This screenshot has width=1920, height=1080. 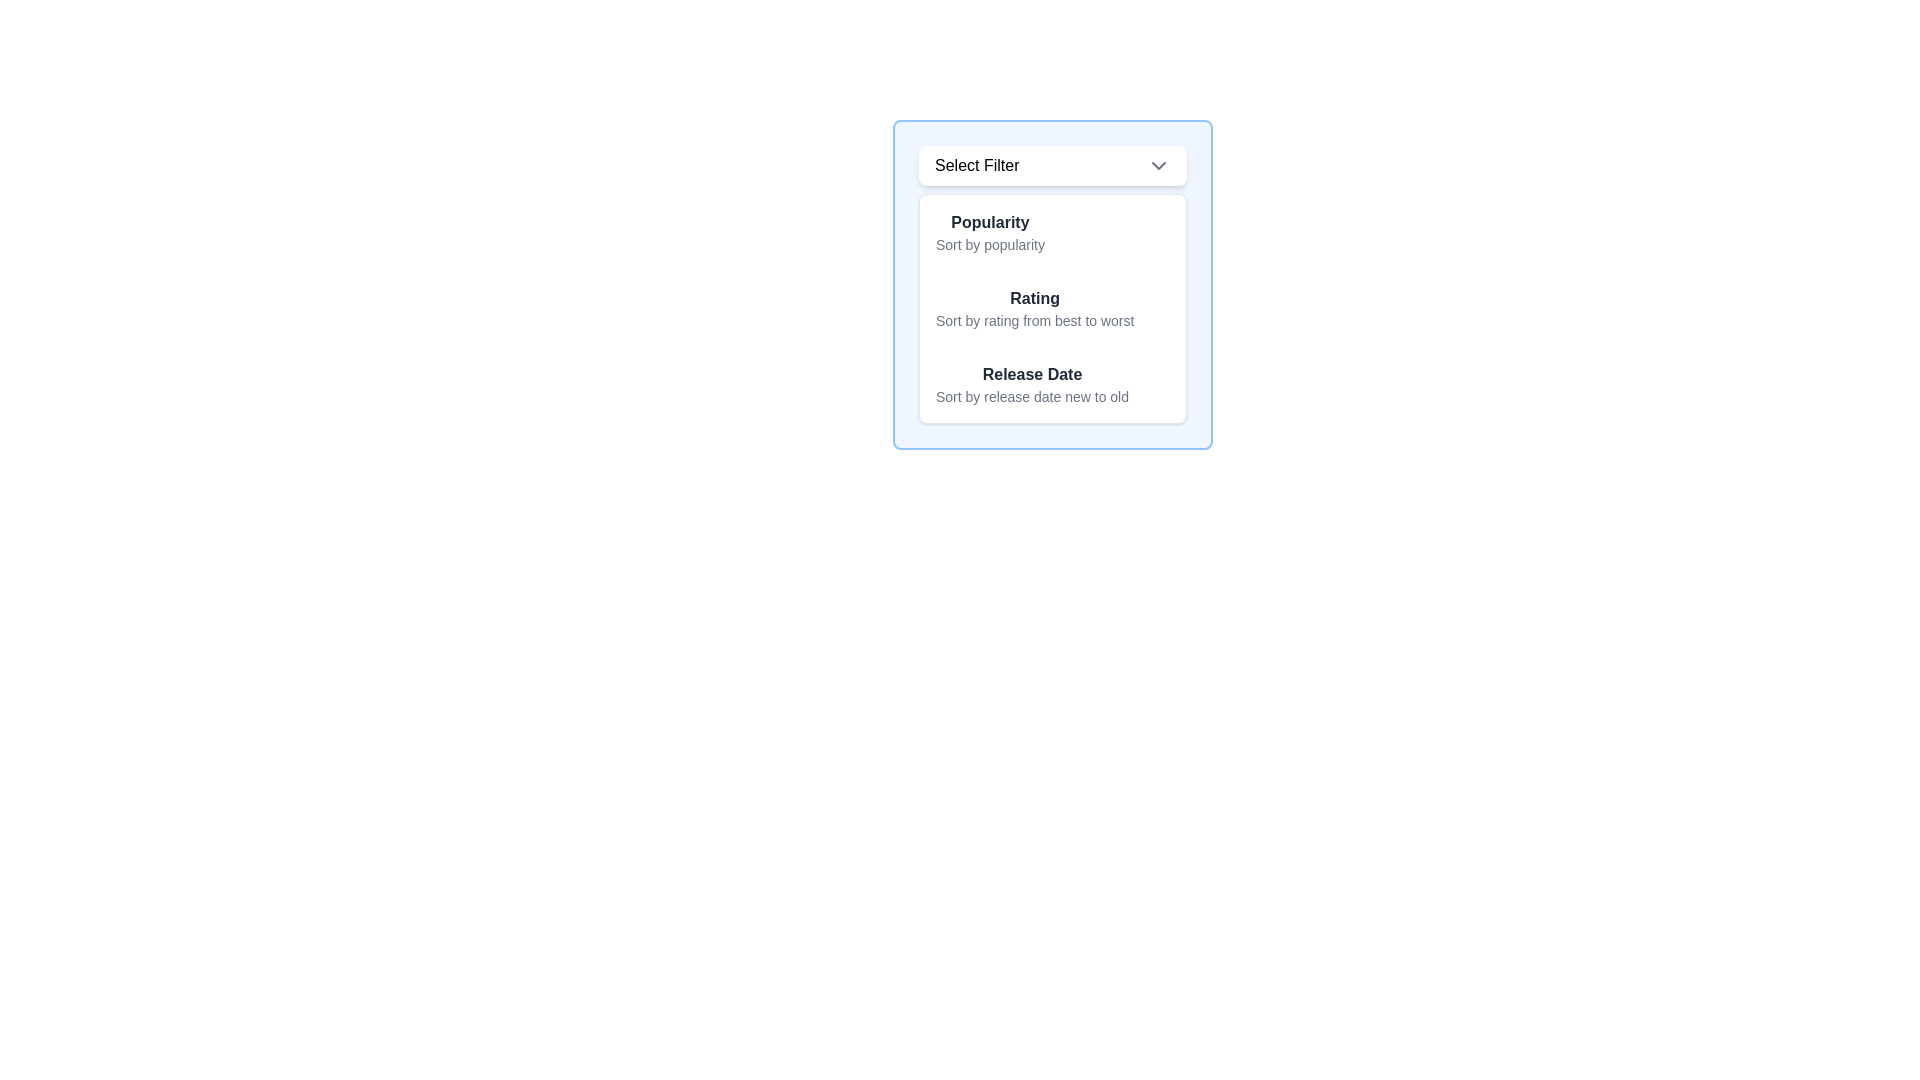 I want to click on the third dropdown item labeled 'Release Date', so click(x=1032, y=385).